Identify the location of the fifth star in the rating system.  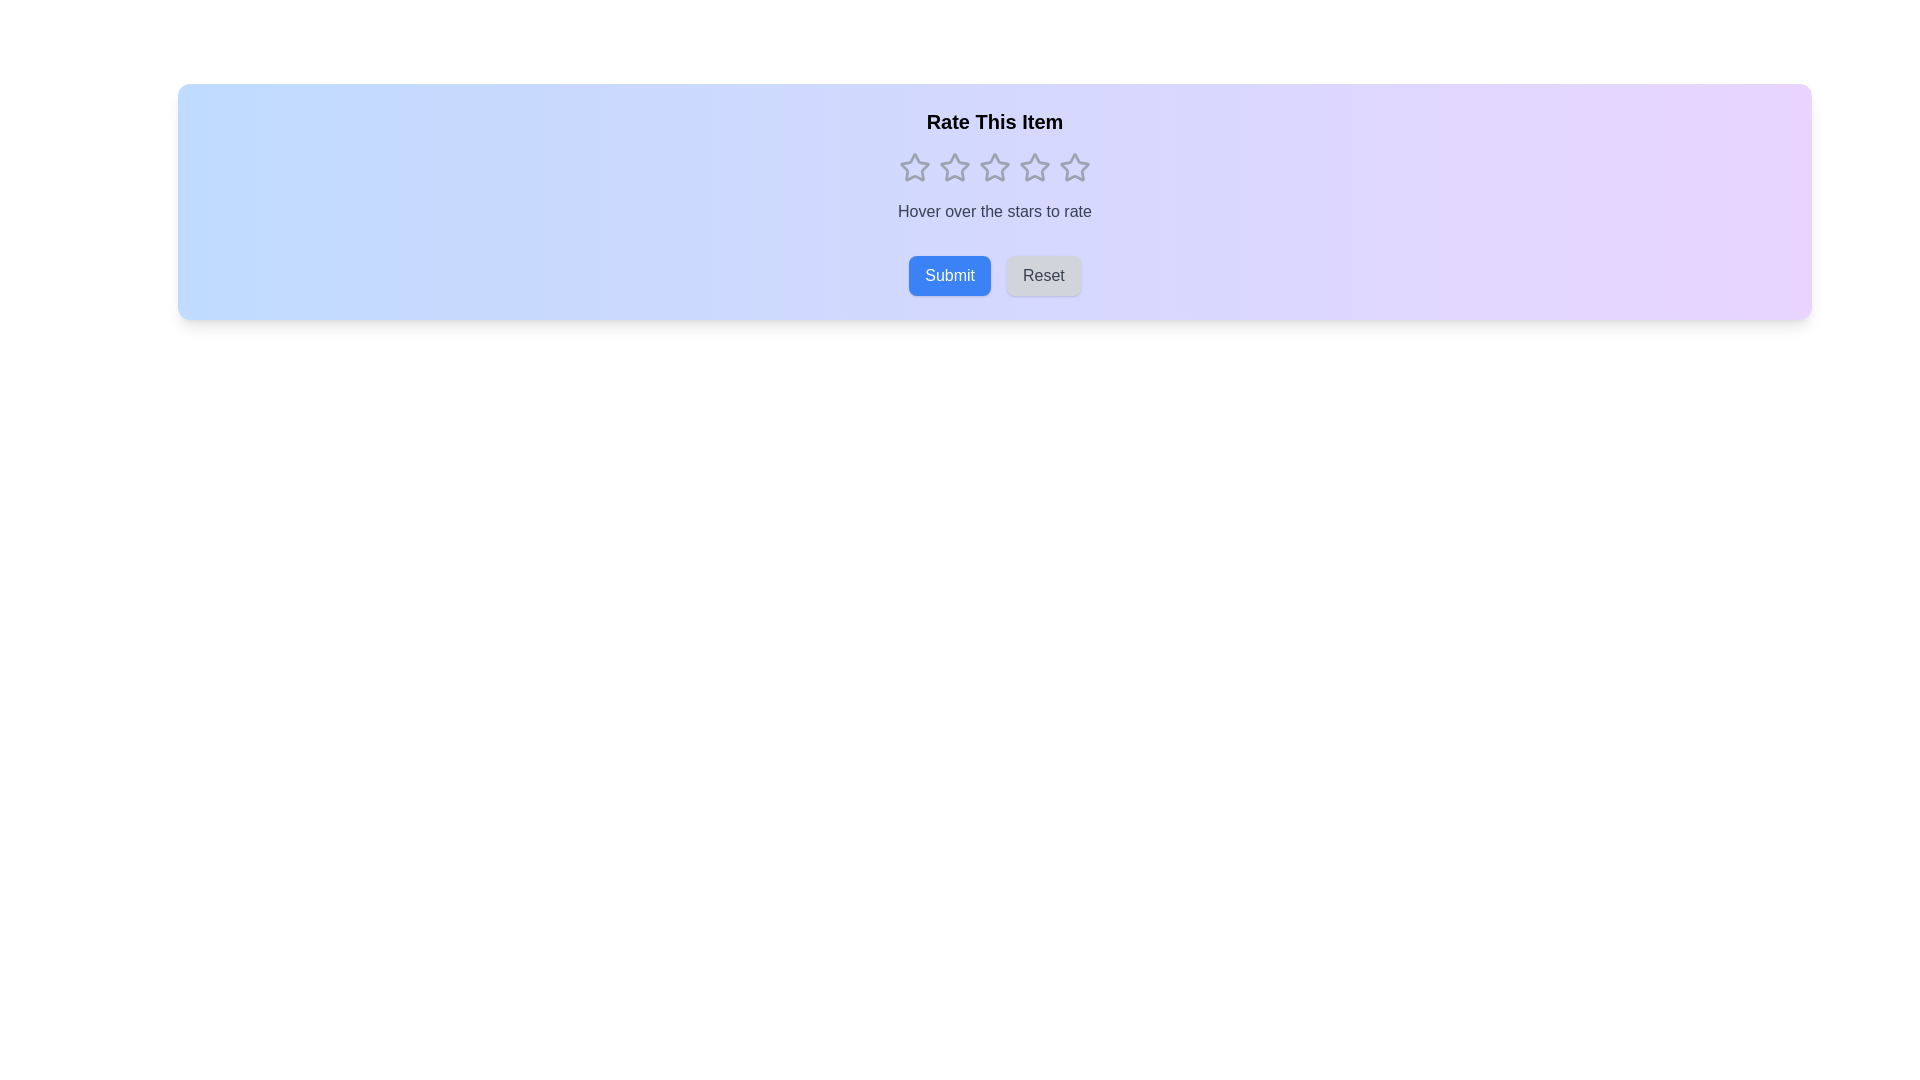
(1074, 166).